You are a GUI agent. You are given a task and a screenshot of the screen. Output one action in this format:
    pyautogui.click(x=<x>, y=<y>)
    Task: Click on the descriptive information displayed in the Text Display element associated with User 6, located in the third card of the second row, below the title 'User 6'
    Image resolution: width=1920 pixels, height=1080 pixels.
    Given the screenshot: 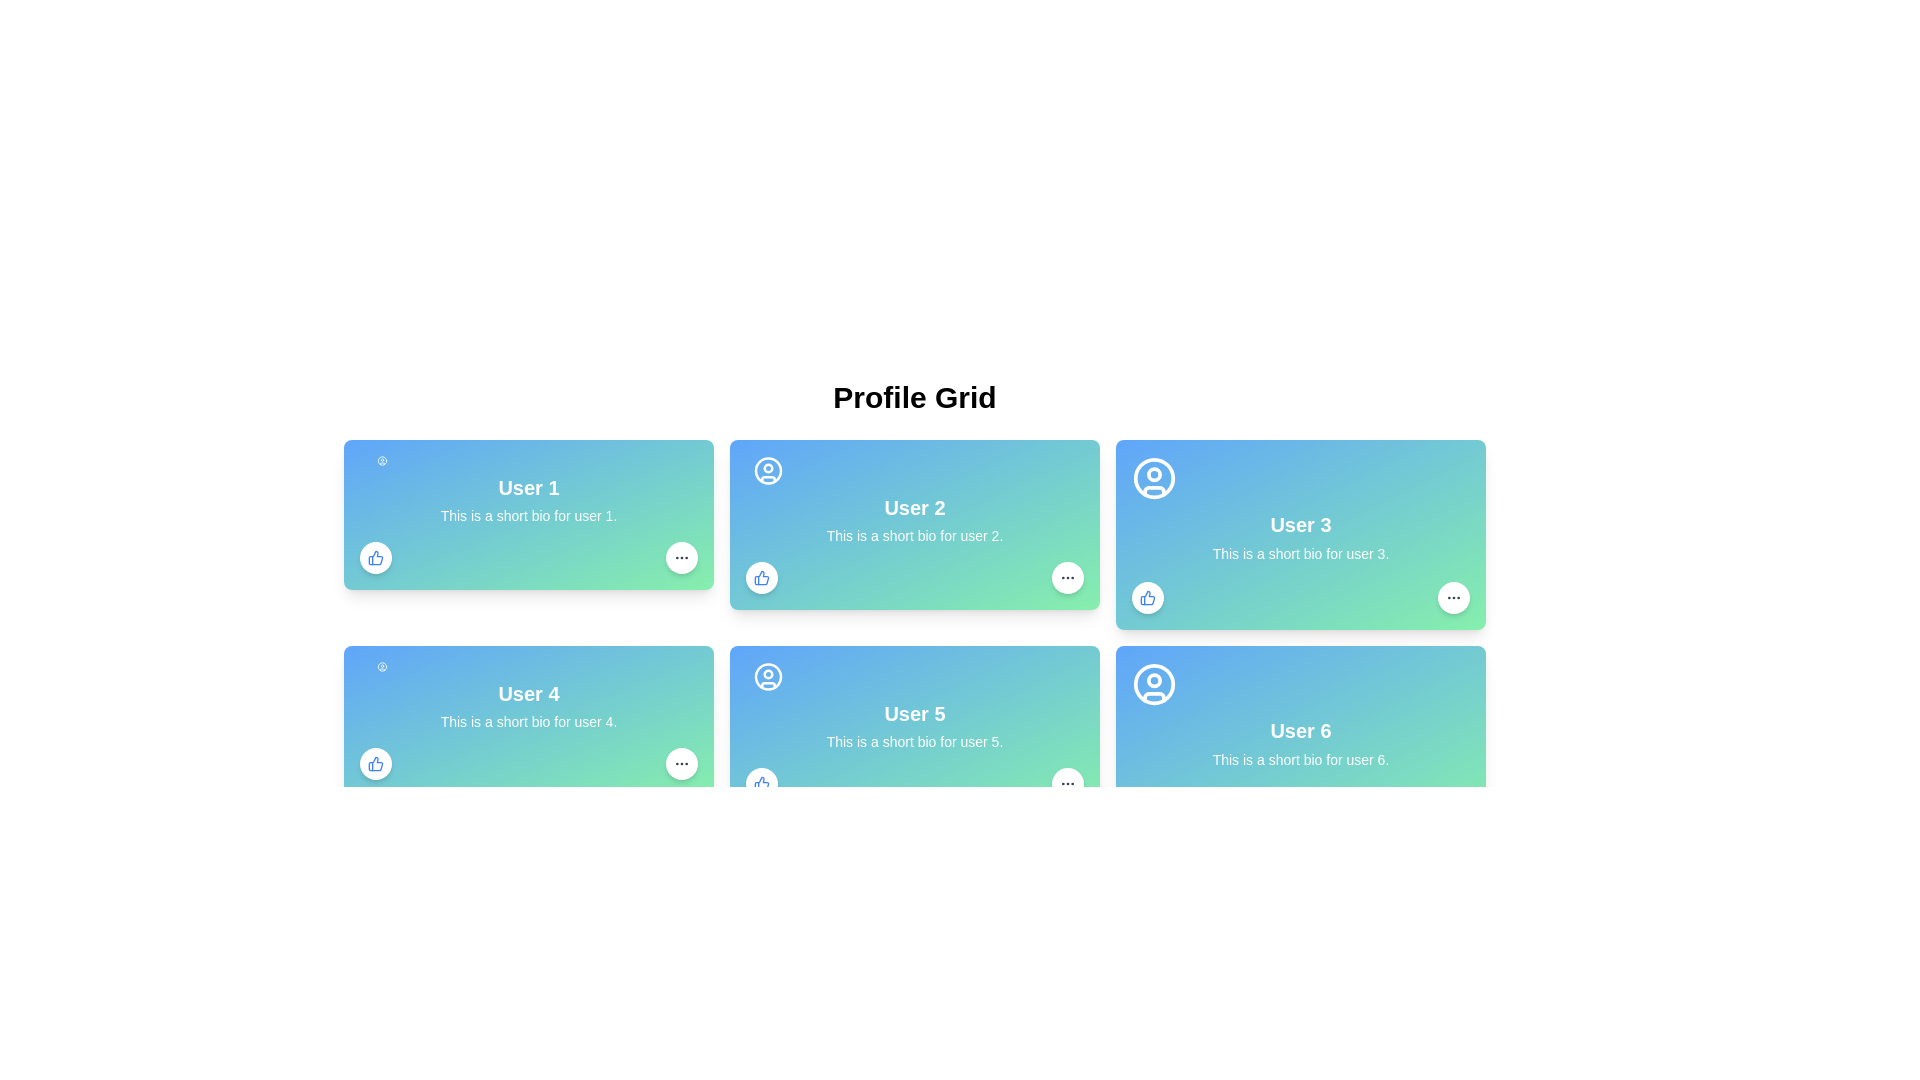 What is the action you would take?
    pyautogui.click(x=1300, y=759)
    